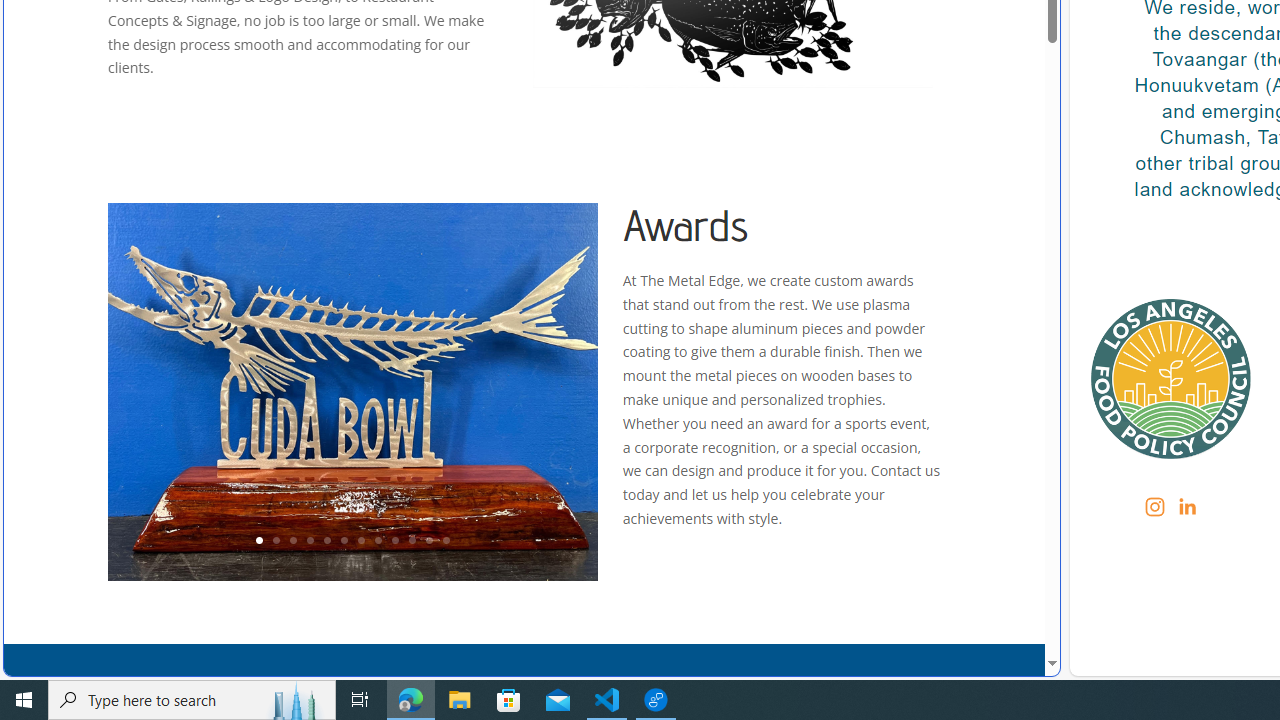 The width and height of the screenshot is (1280, 720). Describe the element at coordinates (257, 541) in the screenshot. I see `'1'` at that location.